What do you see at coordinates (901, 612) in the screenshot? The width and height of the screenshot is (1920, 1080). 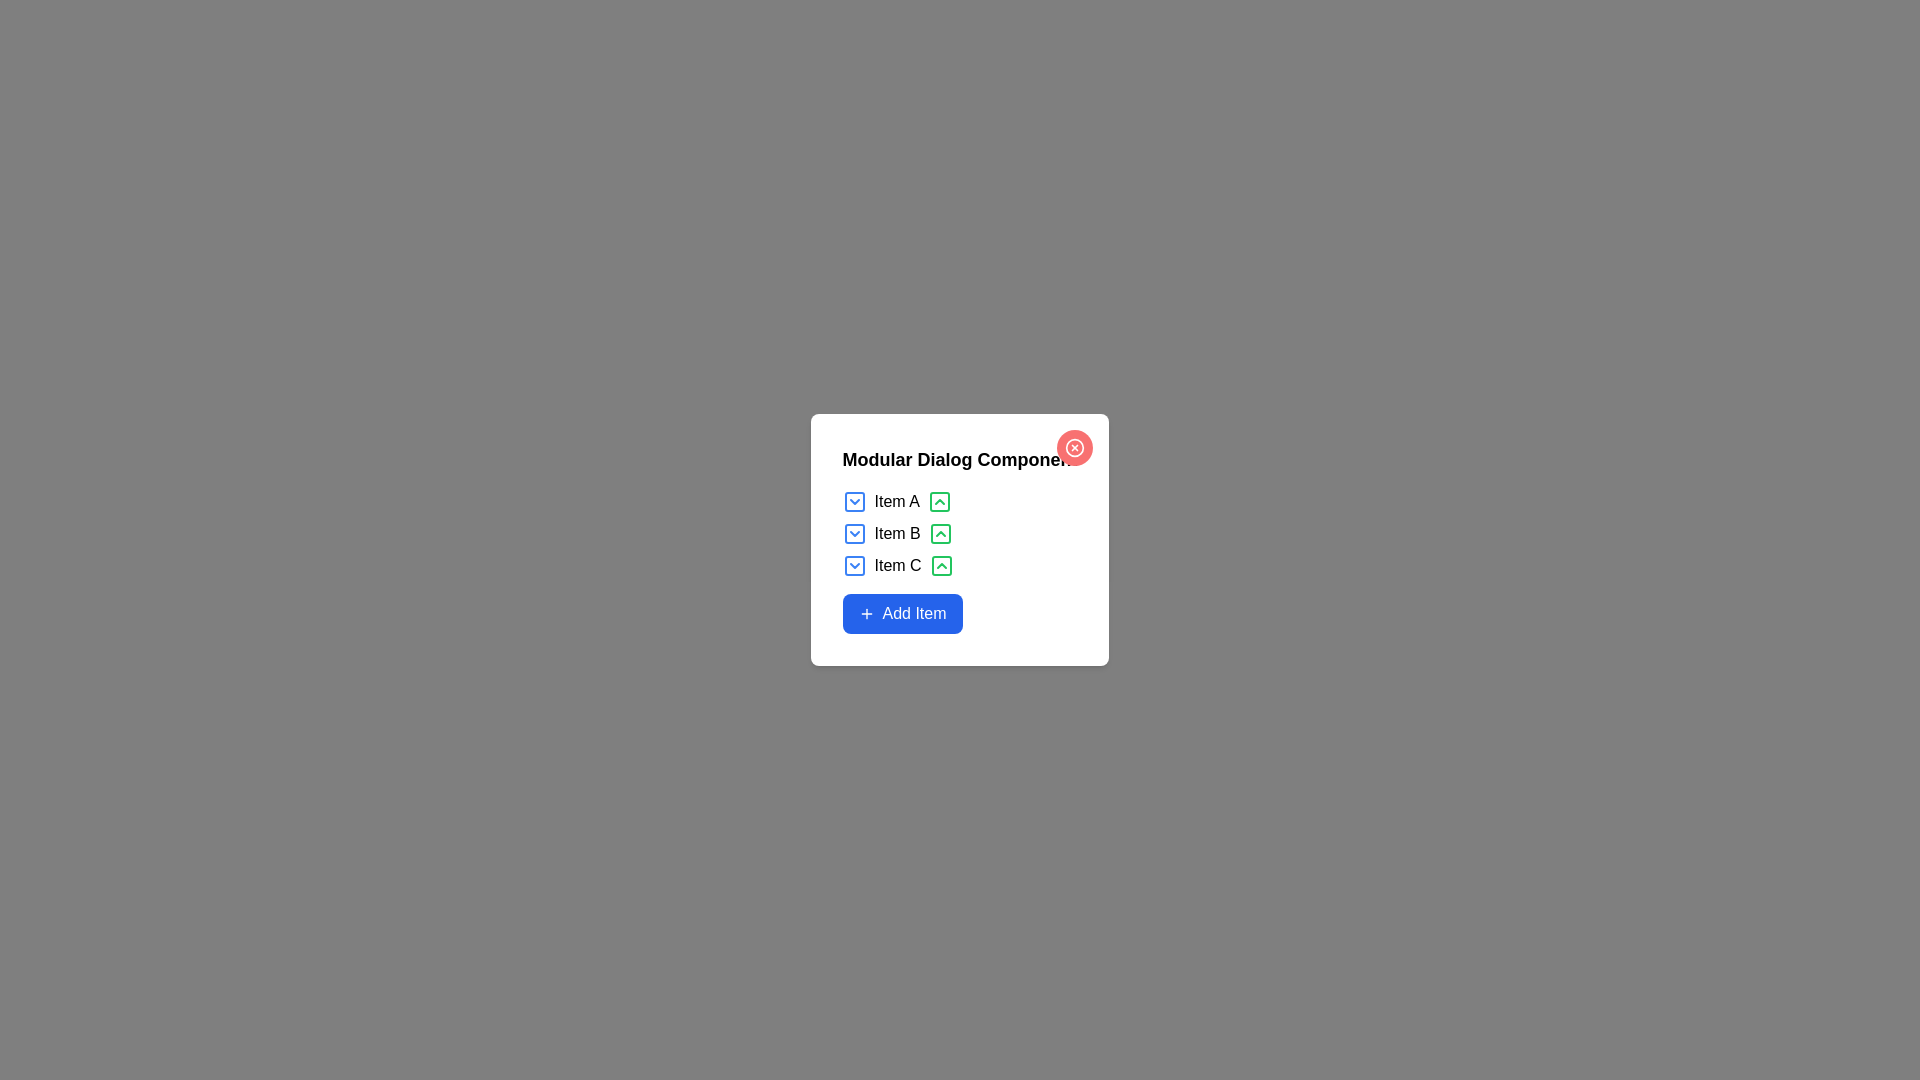 I see `the 'Add Item' button to add a new item to the list` at bounding box center [901, 612].